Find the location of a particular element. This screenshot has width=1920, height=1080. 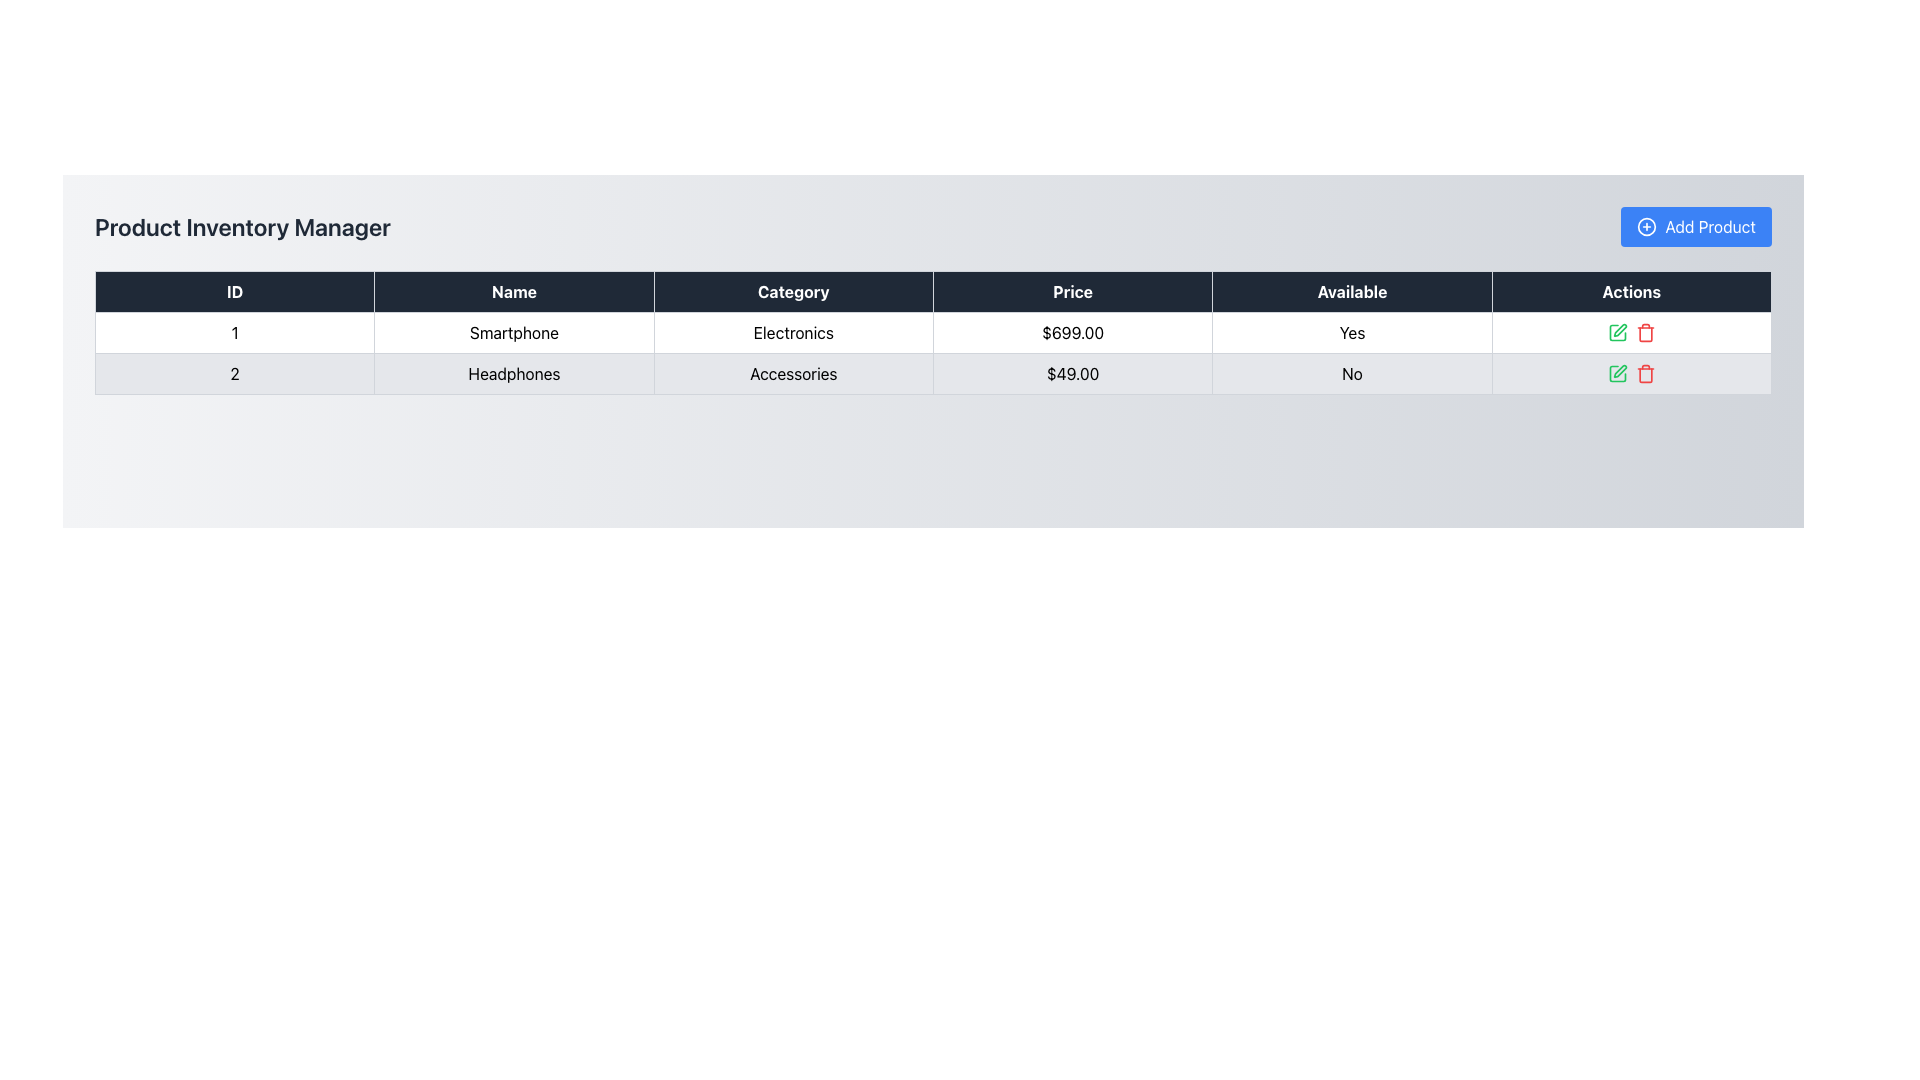

the static text display showing the price value '$49.00' in the 'Price' column of the second row in the 'Product Inventory Manager' interface is located at coordinates (1072, 374).